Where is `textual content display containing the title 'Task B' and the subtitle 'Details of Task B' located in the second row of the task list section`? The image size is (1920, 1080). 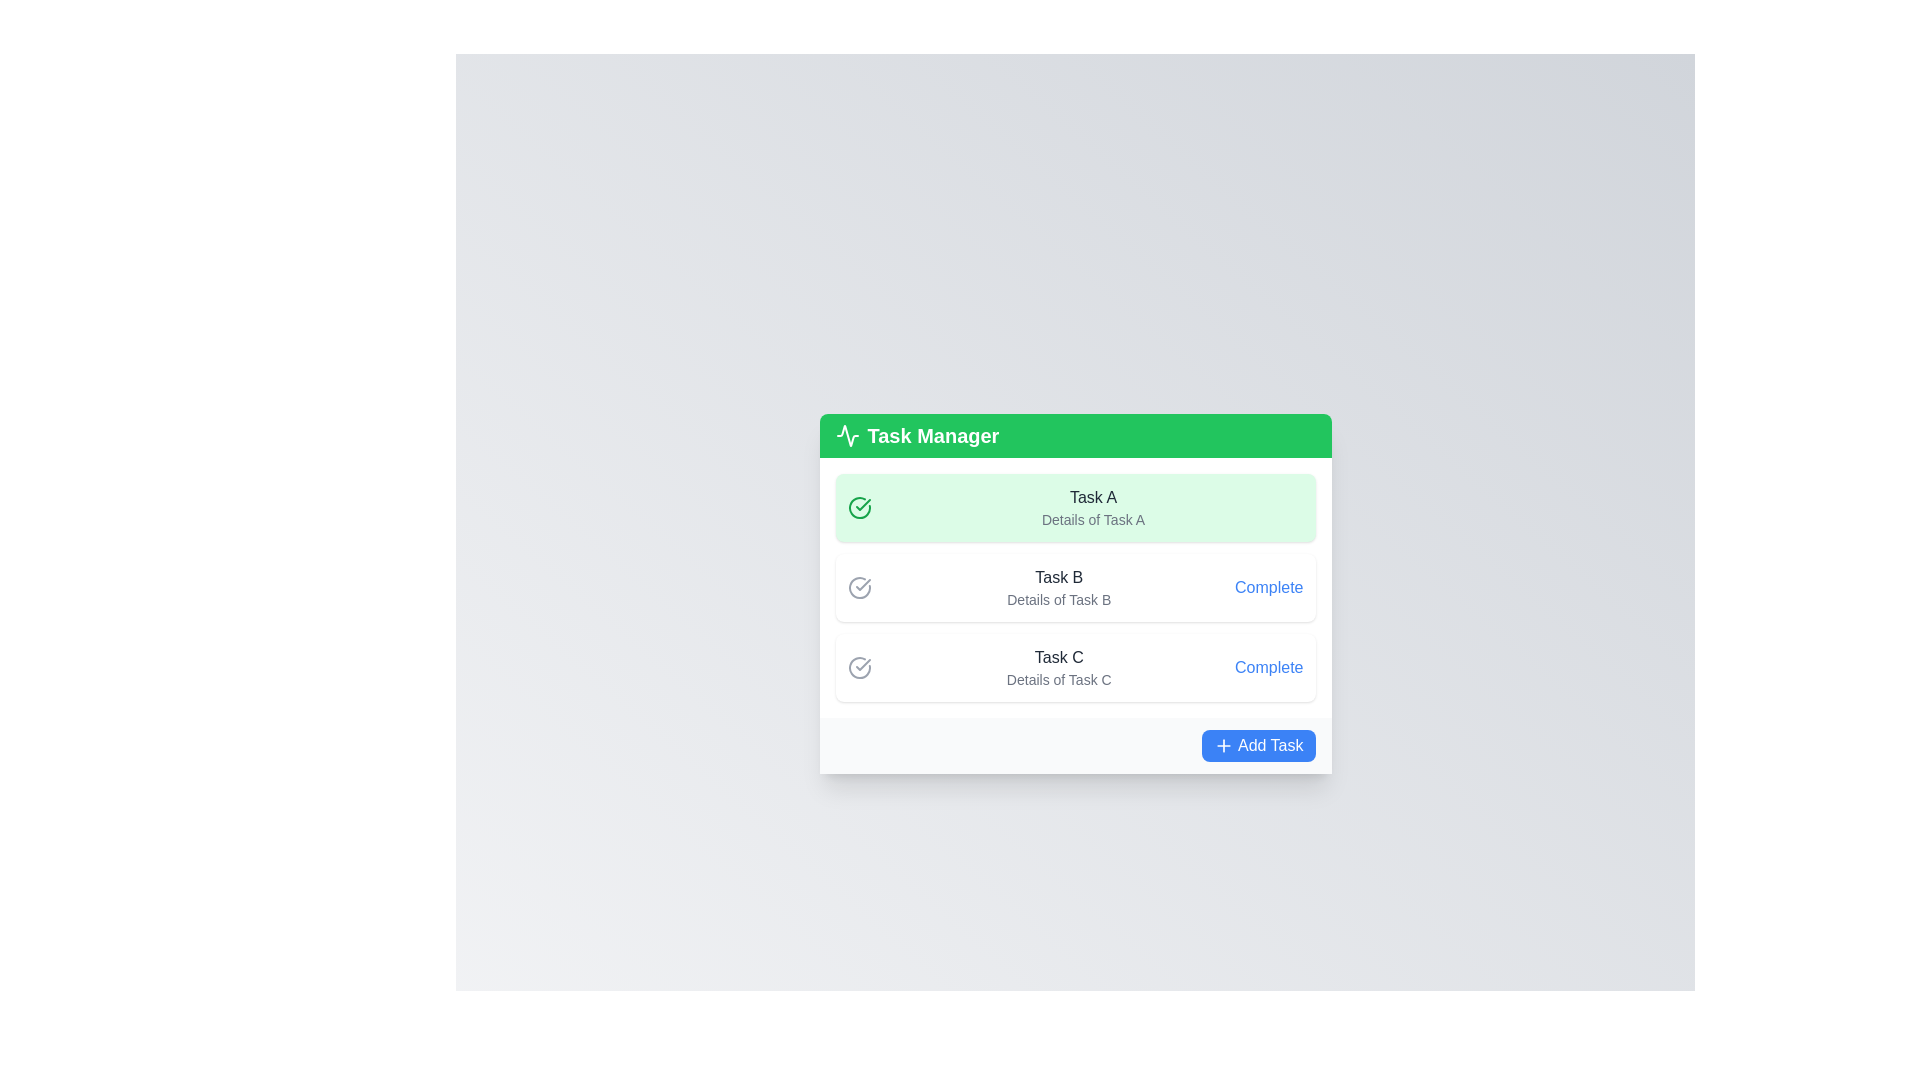 textual content display containing the title 'Task B' and the subtitle 'Details of Task B' located in the second row of the task list section is located at coordinates (1058, 586).